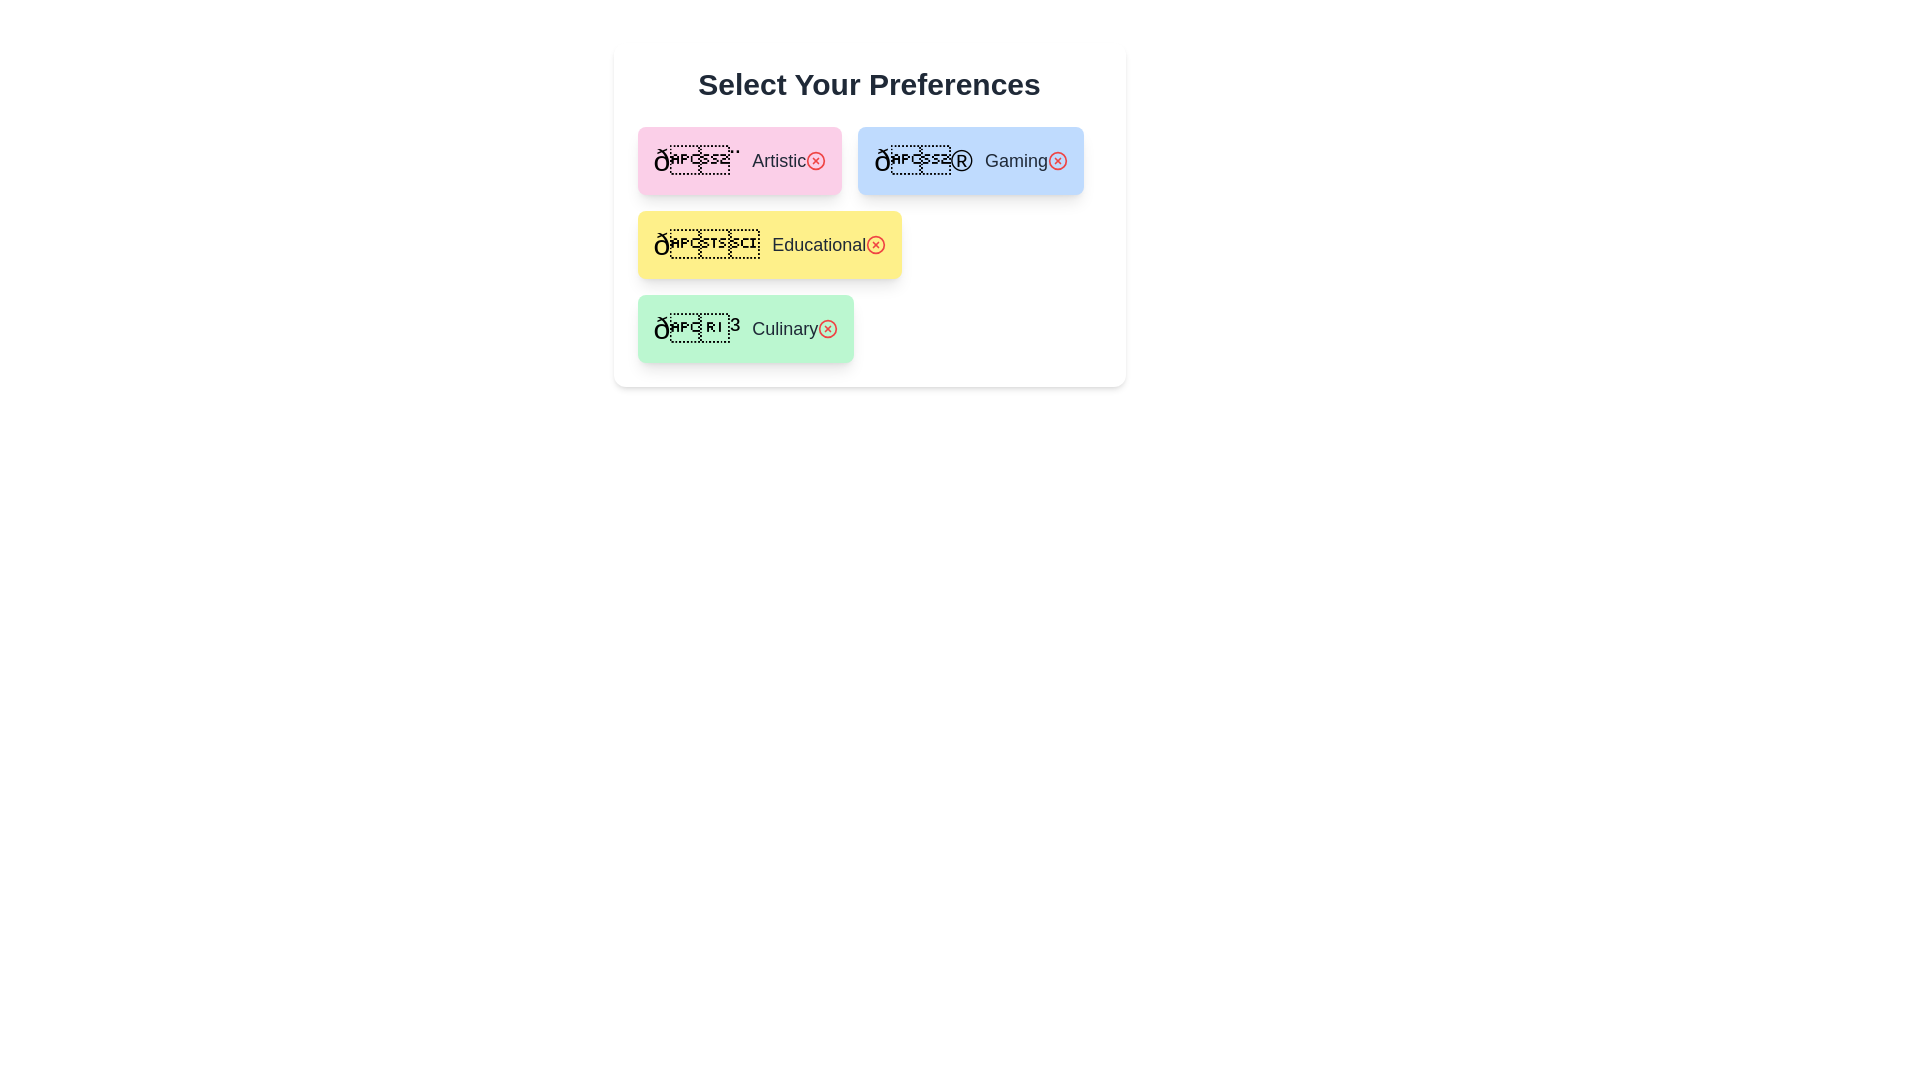 The width and height of the screenshot is (1920, 1080). What do you see at coordinates (828, 327) in the screenshot?
I see `remove button for the preference labeled Culinary` at bounding box center [828, 327].